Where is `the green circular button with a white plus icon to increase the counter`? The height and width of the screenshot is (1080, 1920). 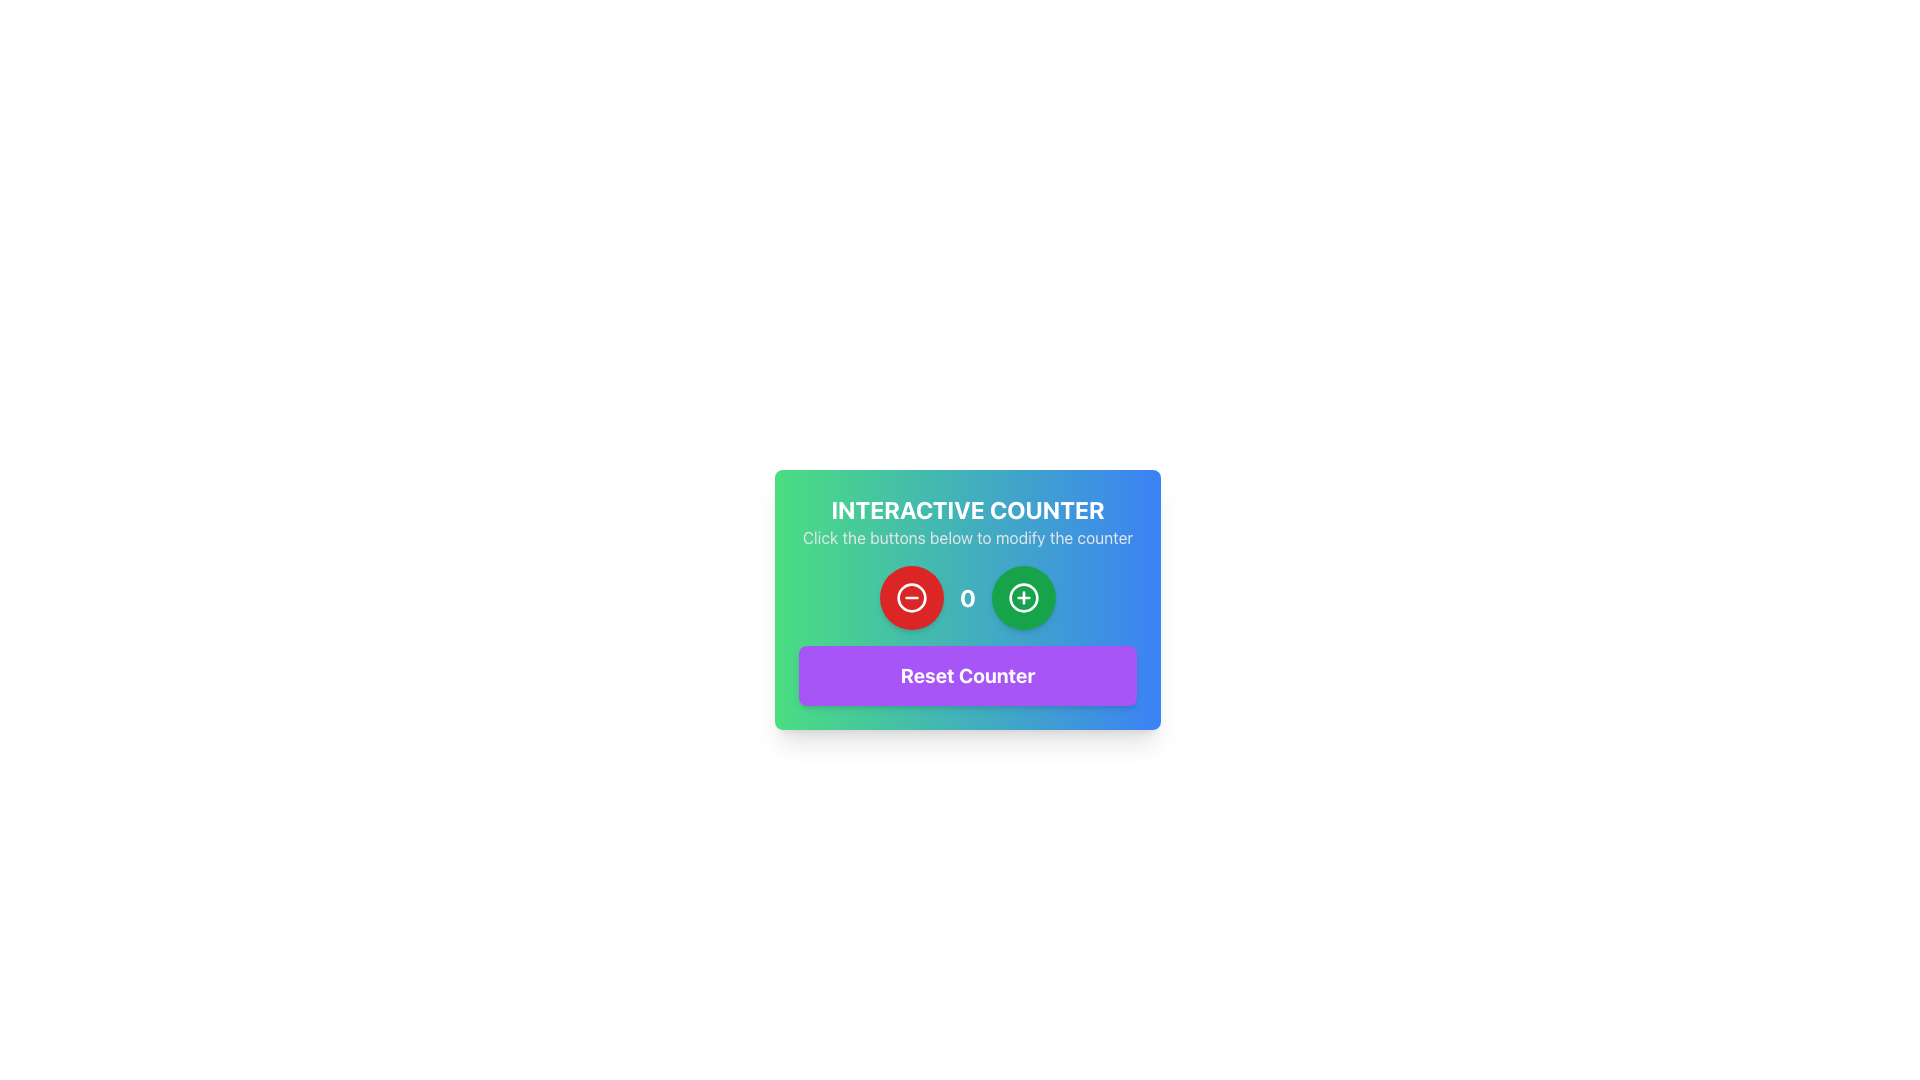 the green circular button with a white plus icon to increase the counter is located at coordinates (1023, 596).